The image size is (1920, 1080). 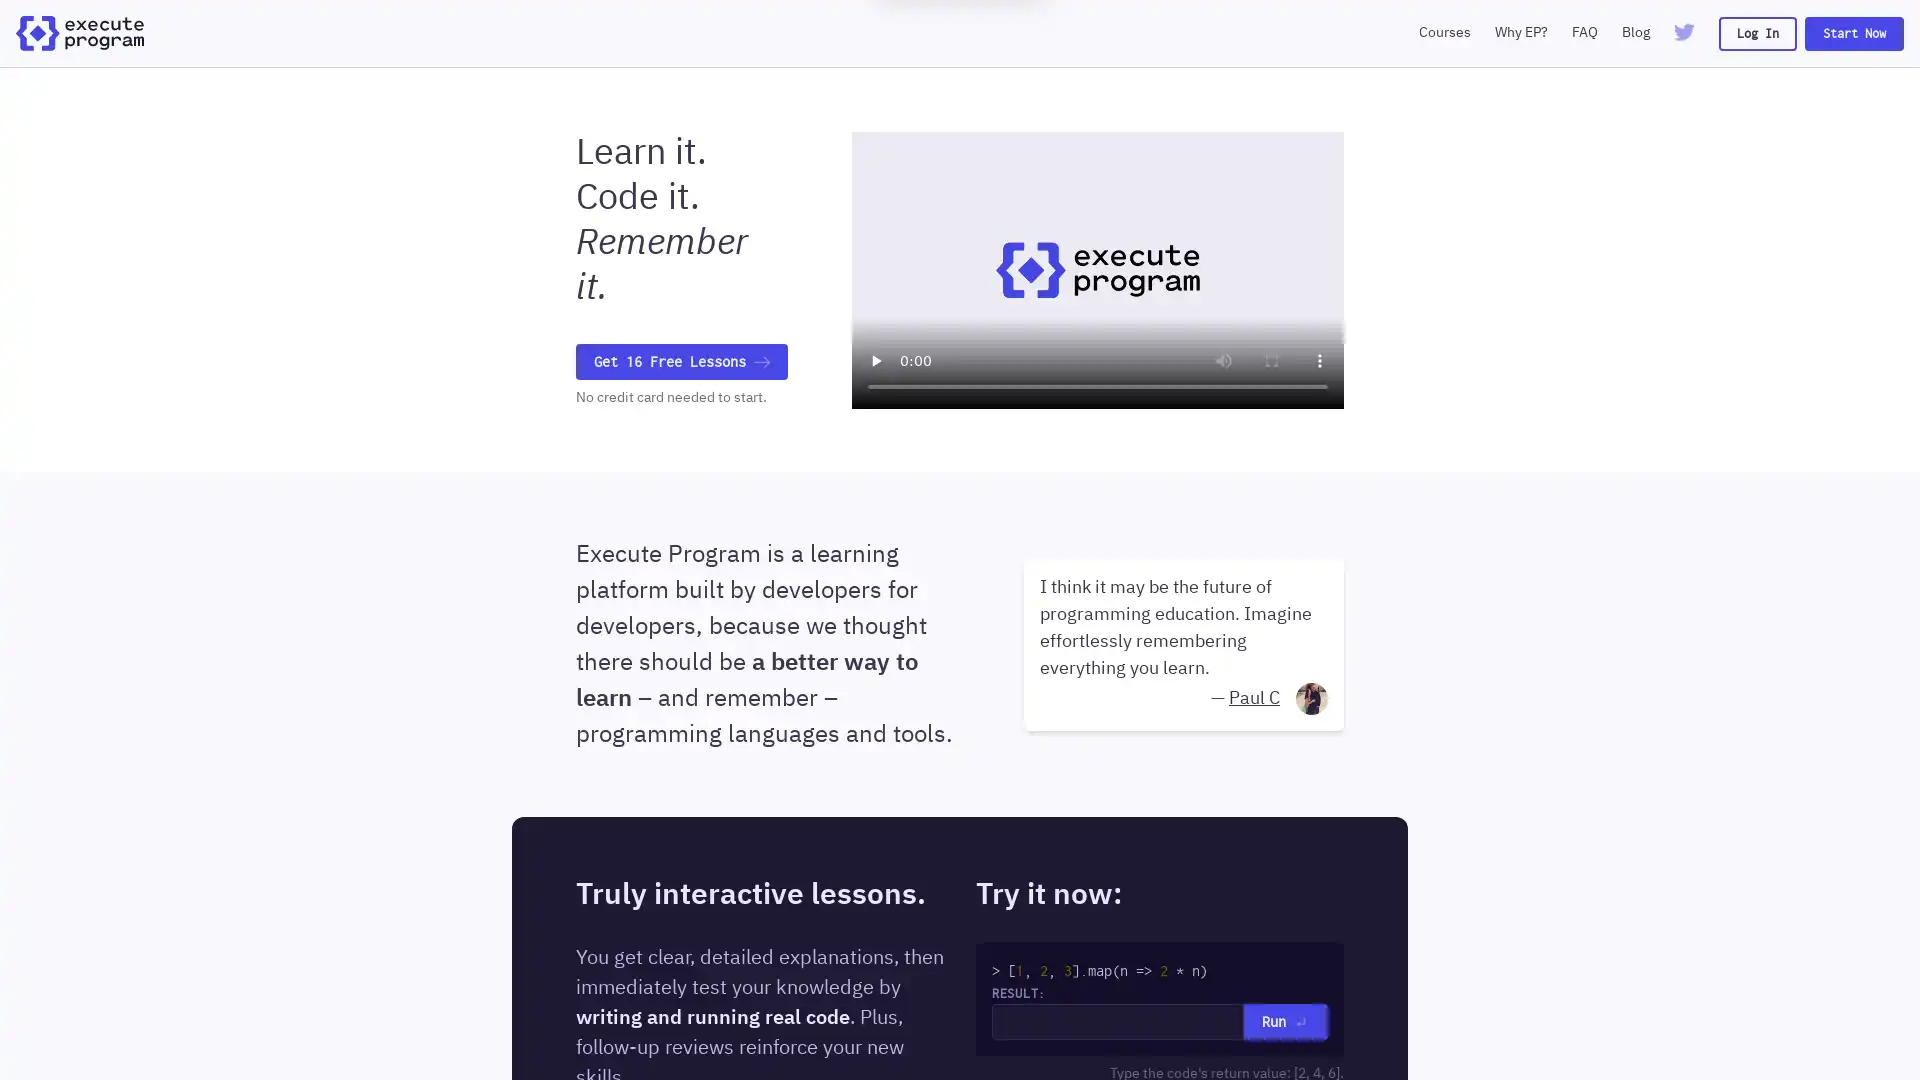 I want to click on mute, so click(x=1223, y=358).